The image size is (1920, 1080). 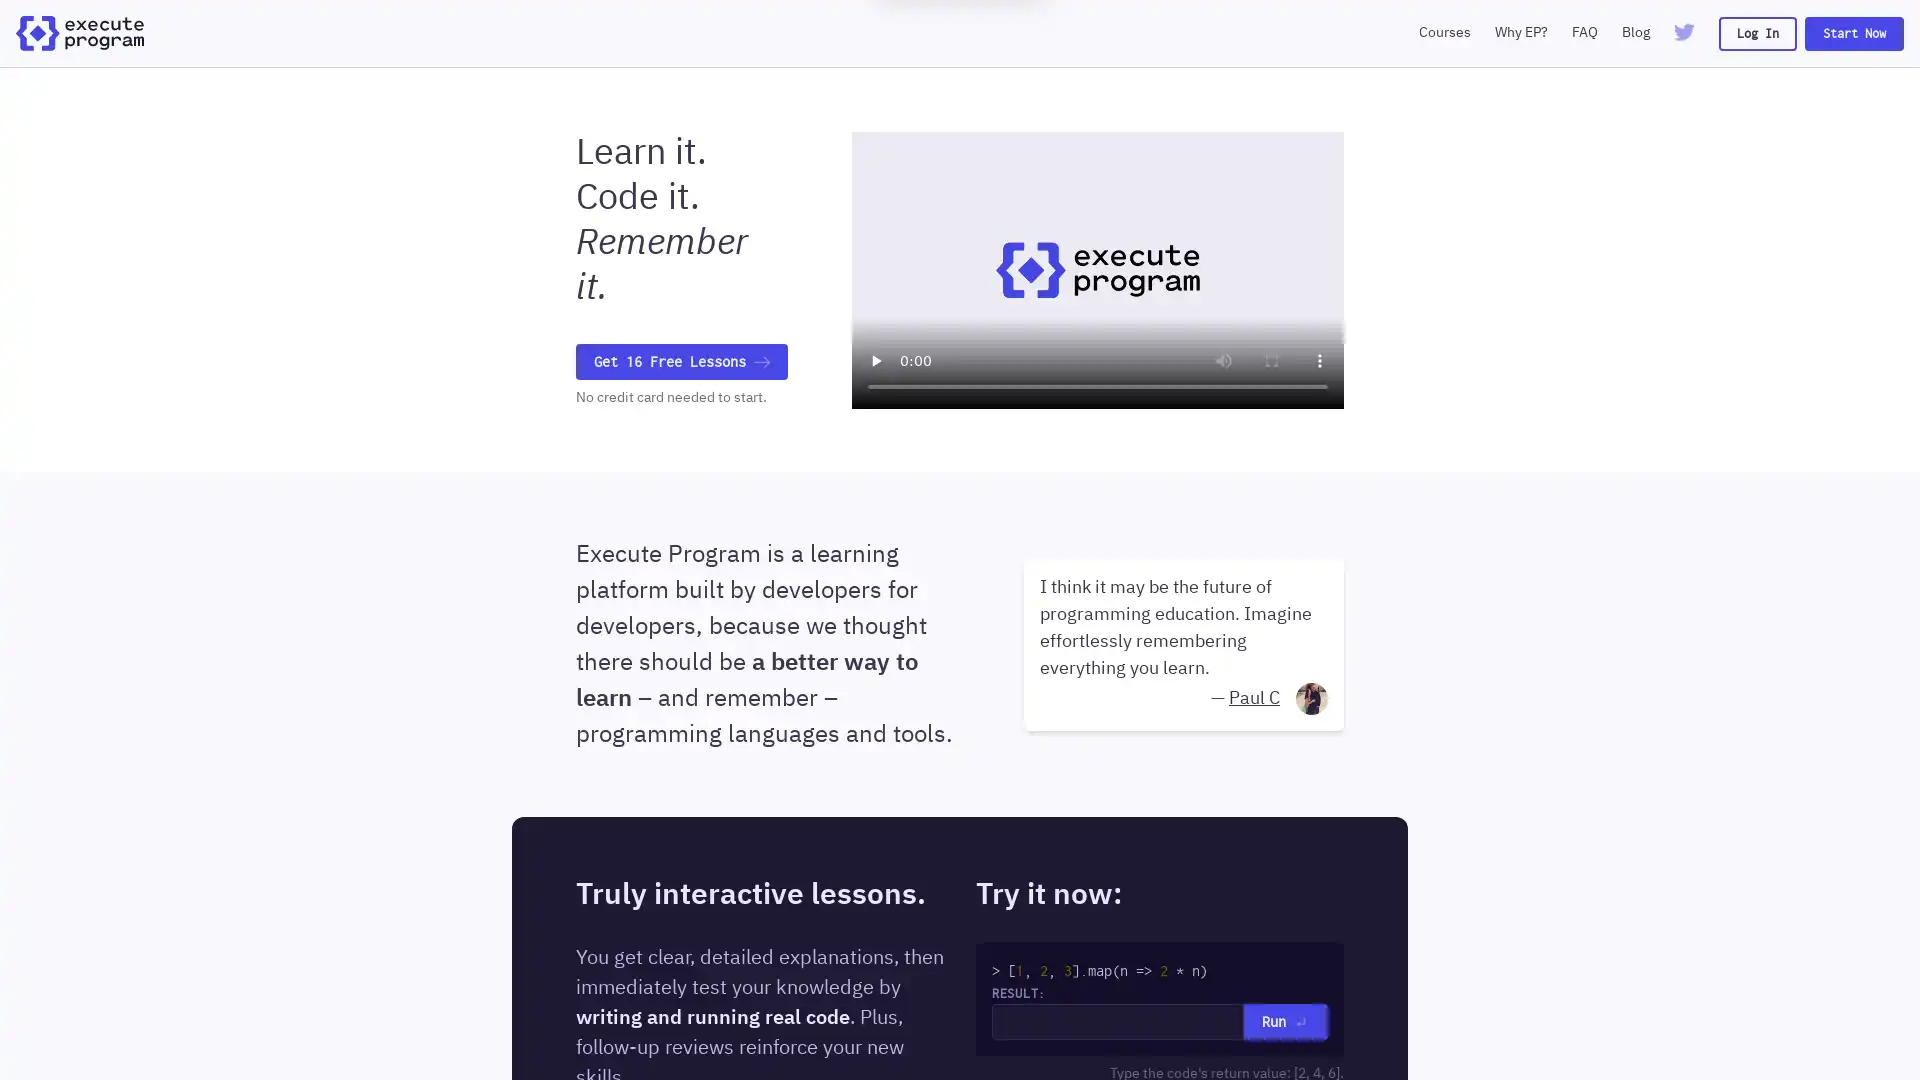 I want to click on mute, so click(x=1223, y=358).